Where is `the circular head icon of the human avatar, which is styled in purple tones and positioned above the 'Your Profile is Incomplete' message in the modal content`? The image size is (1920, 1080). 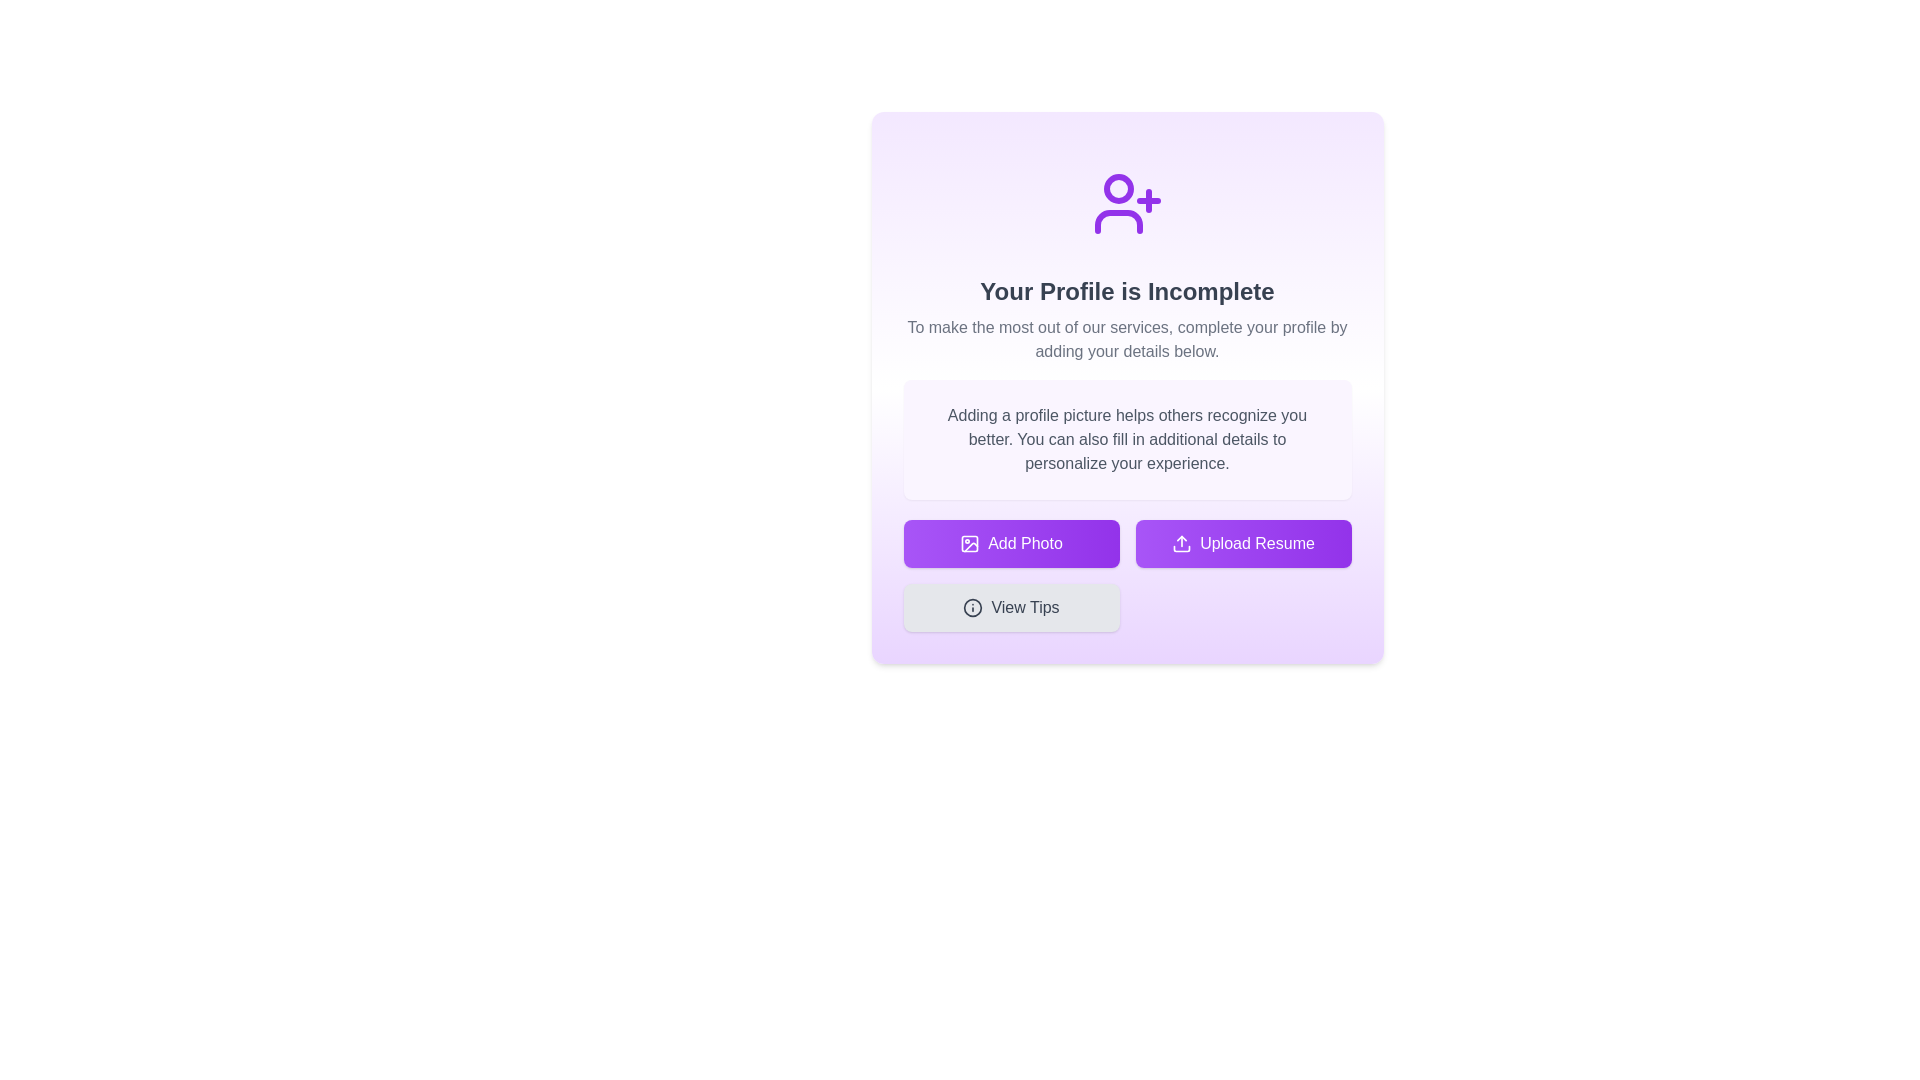
the circular head icon of the human avatar, which is styled in purple tones and positioned above the 'Your Profile is Incomplete' message in the modal content is located at coordinates (1117, 189).